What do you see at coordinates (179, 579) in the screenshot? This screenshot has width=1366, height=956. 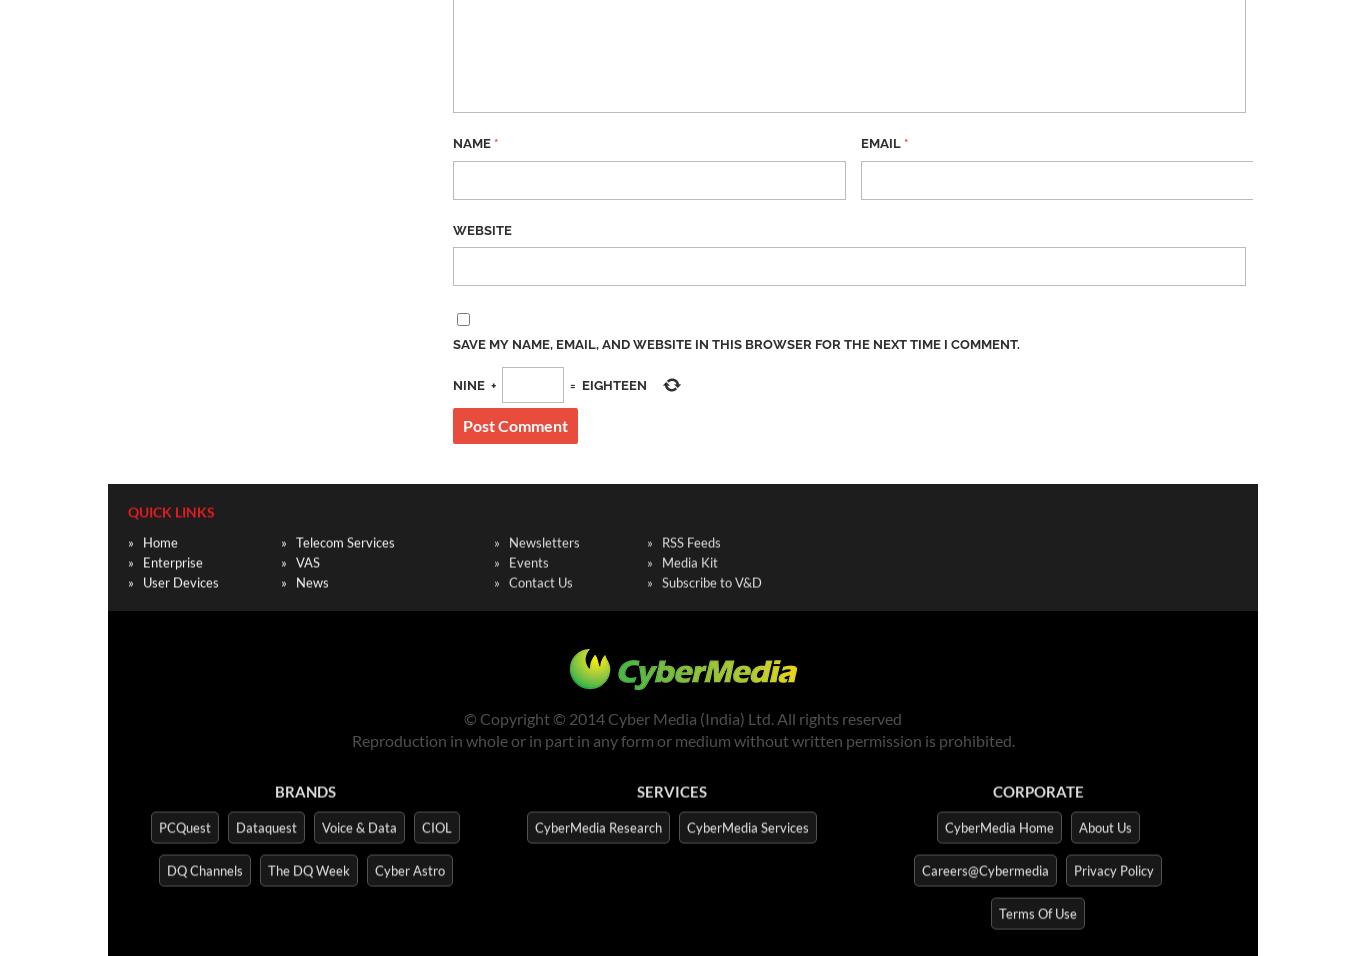 I see `'User Devices'` at bounding box center [179, 579].